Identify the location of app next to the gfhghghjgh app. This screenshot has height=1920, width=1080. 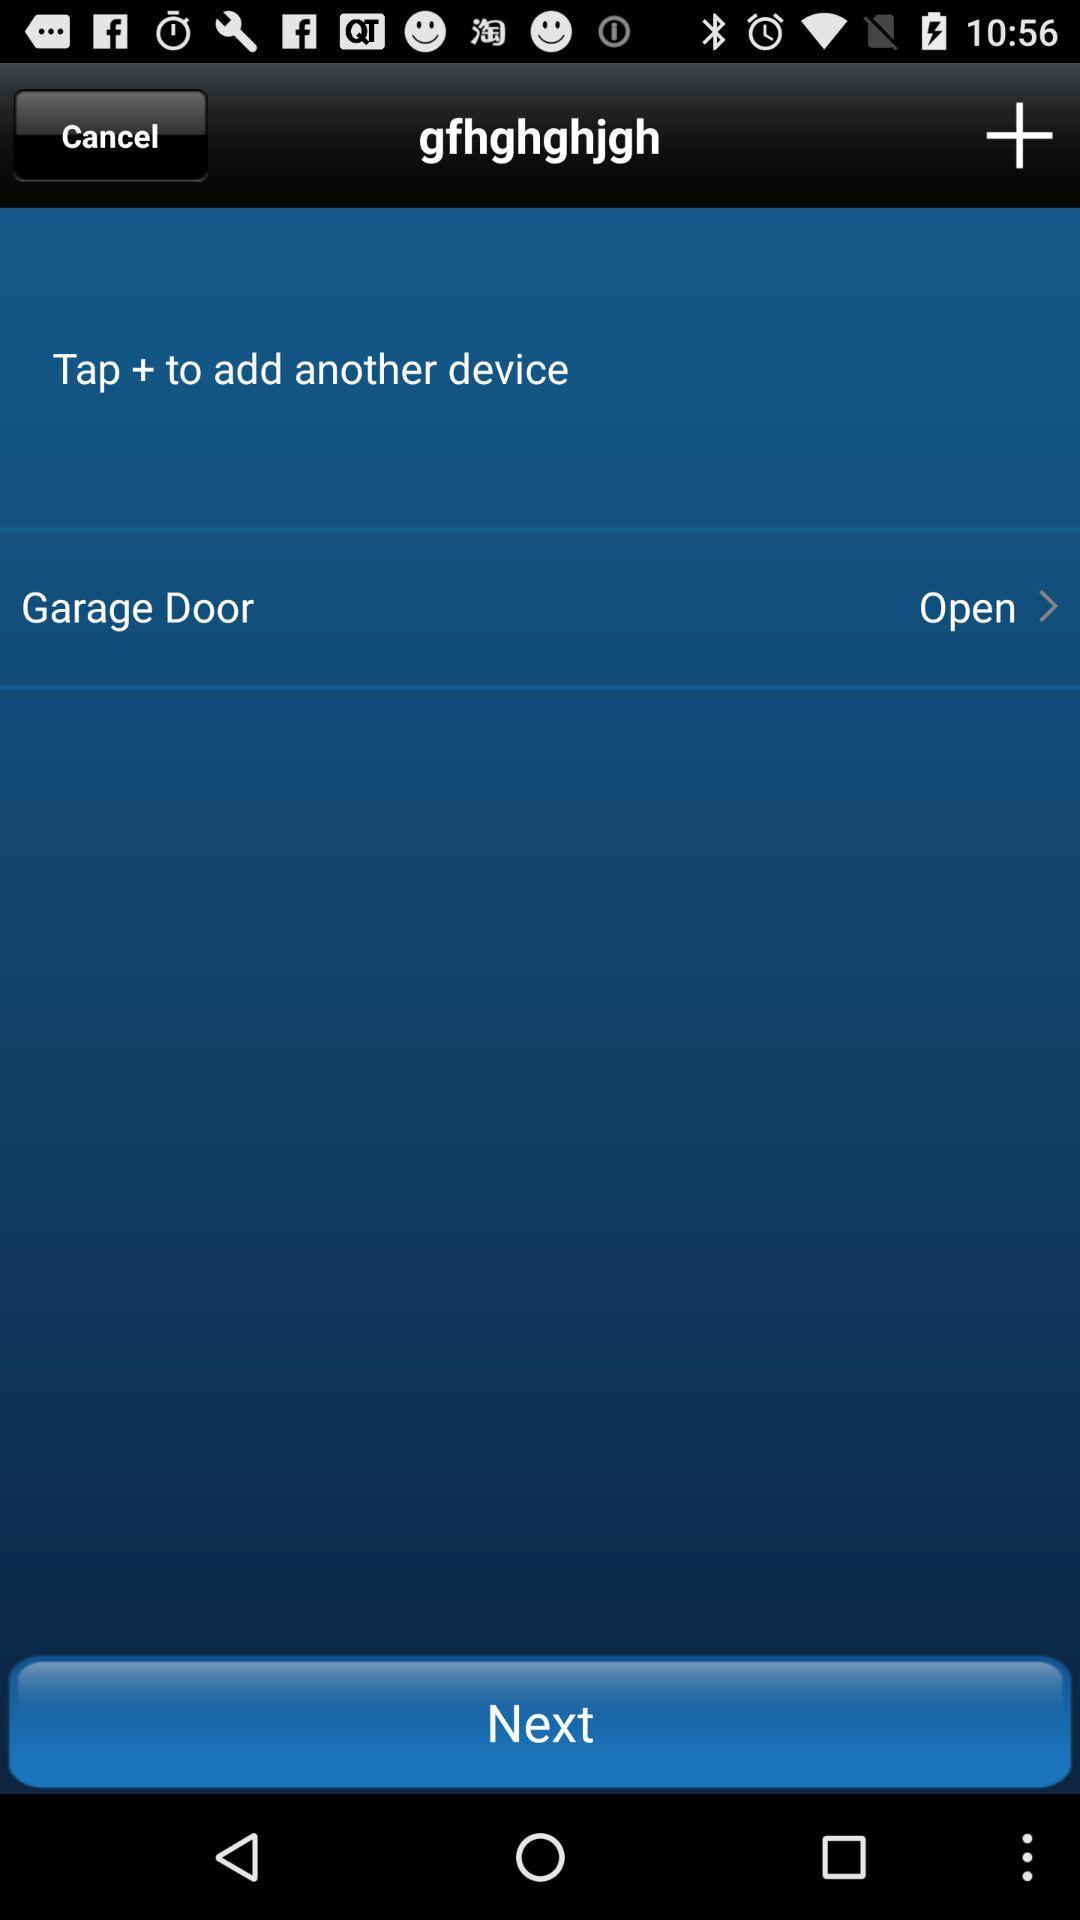
(110, 134).